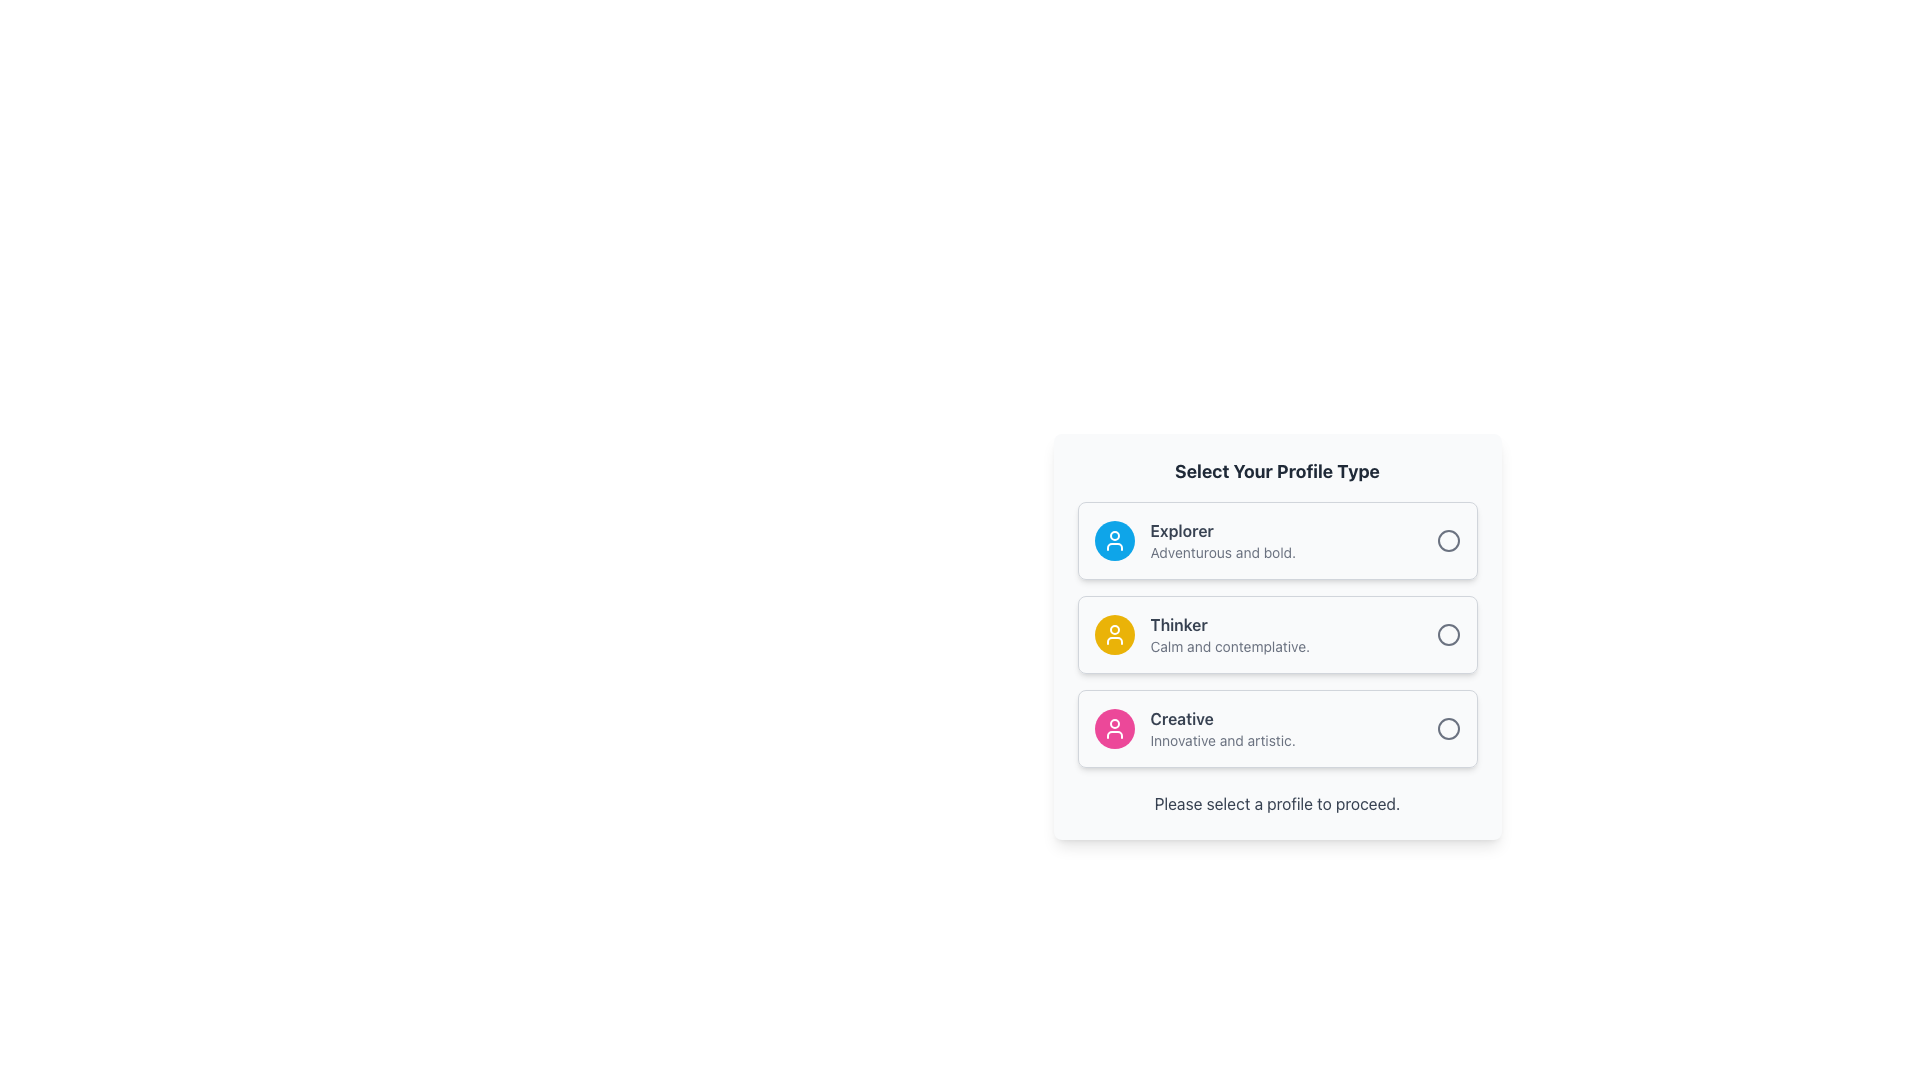  I want to click on the radio button located at the far right of the list item labeled 'Explorer Adventurous and bold', so click(1448, 540).